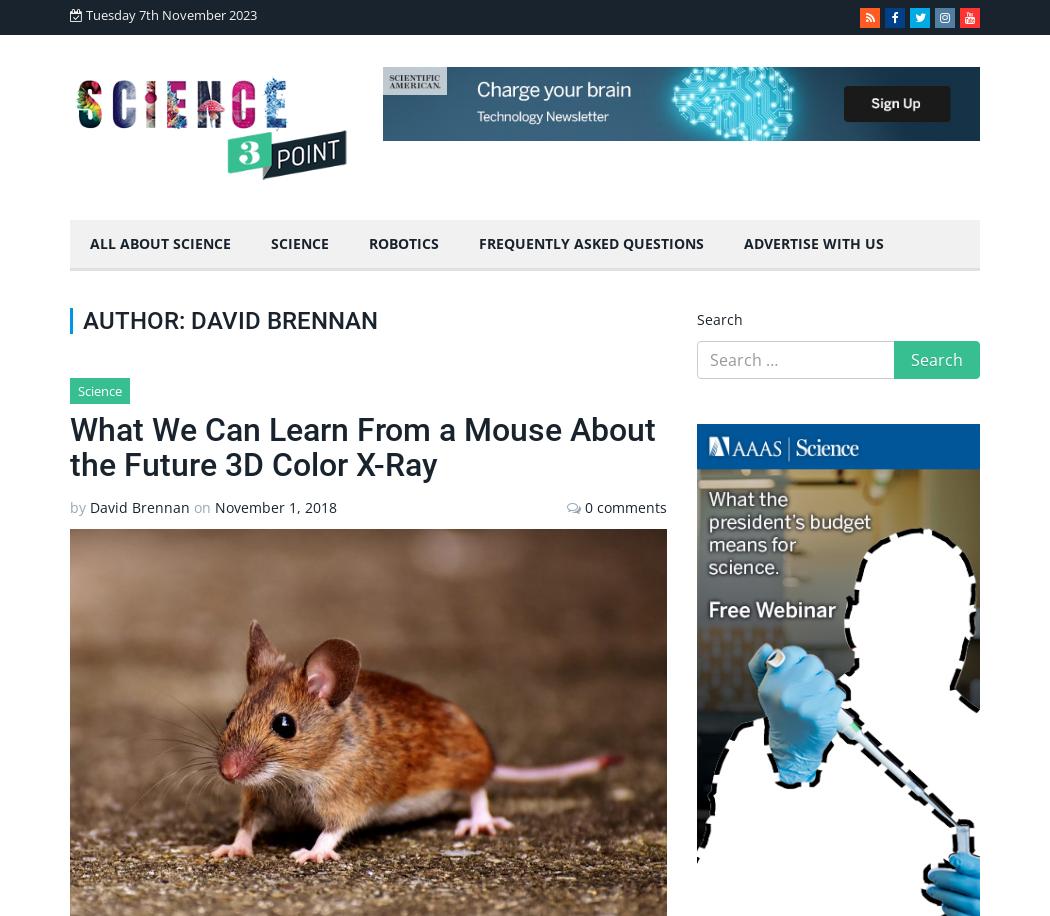  Describe the element at coordinates (361, 446) in the screenshot. I see `'What We Can Learn From a Mouse About the Future 3D Color X-Ray'` at that location.